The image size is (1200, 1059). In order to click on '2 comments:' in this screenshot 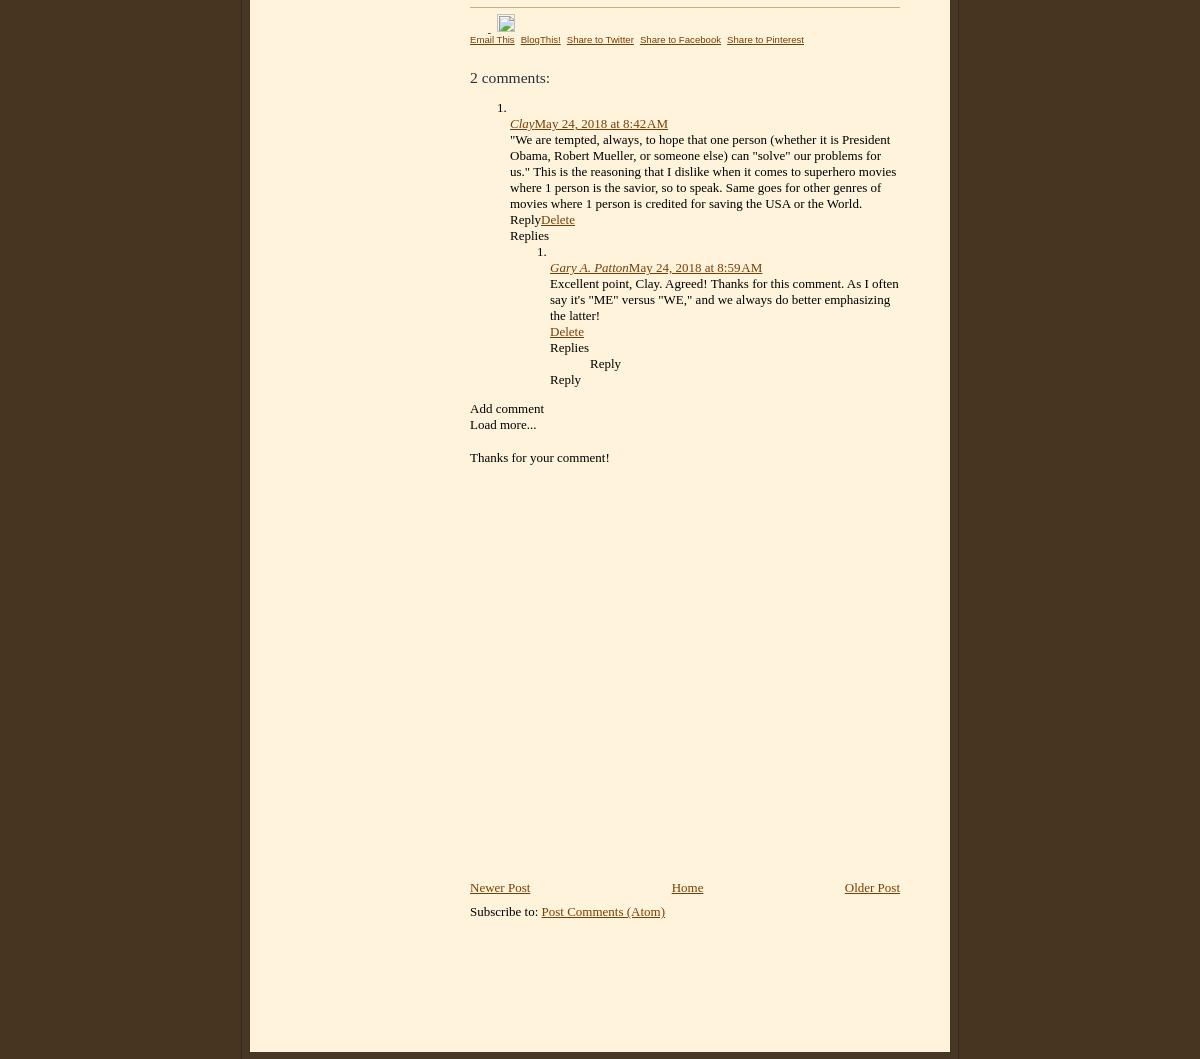, I will do `click(469, 77)`.